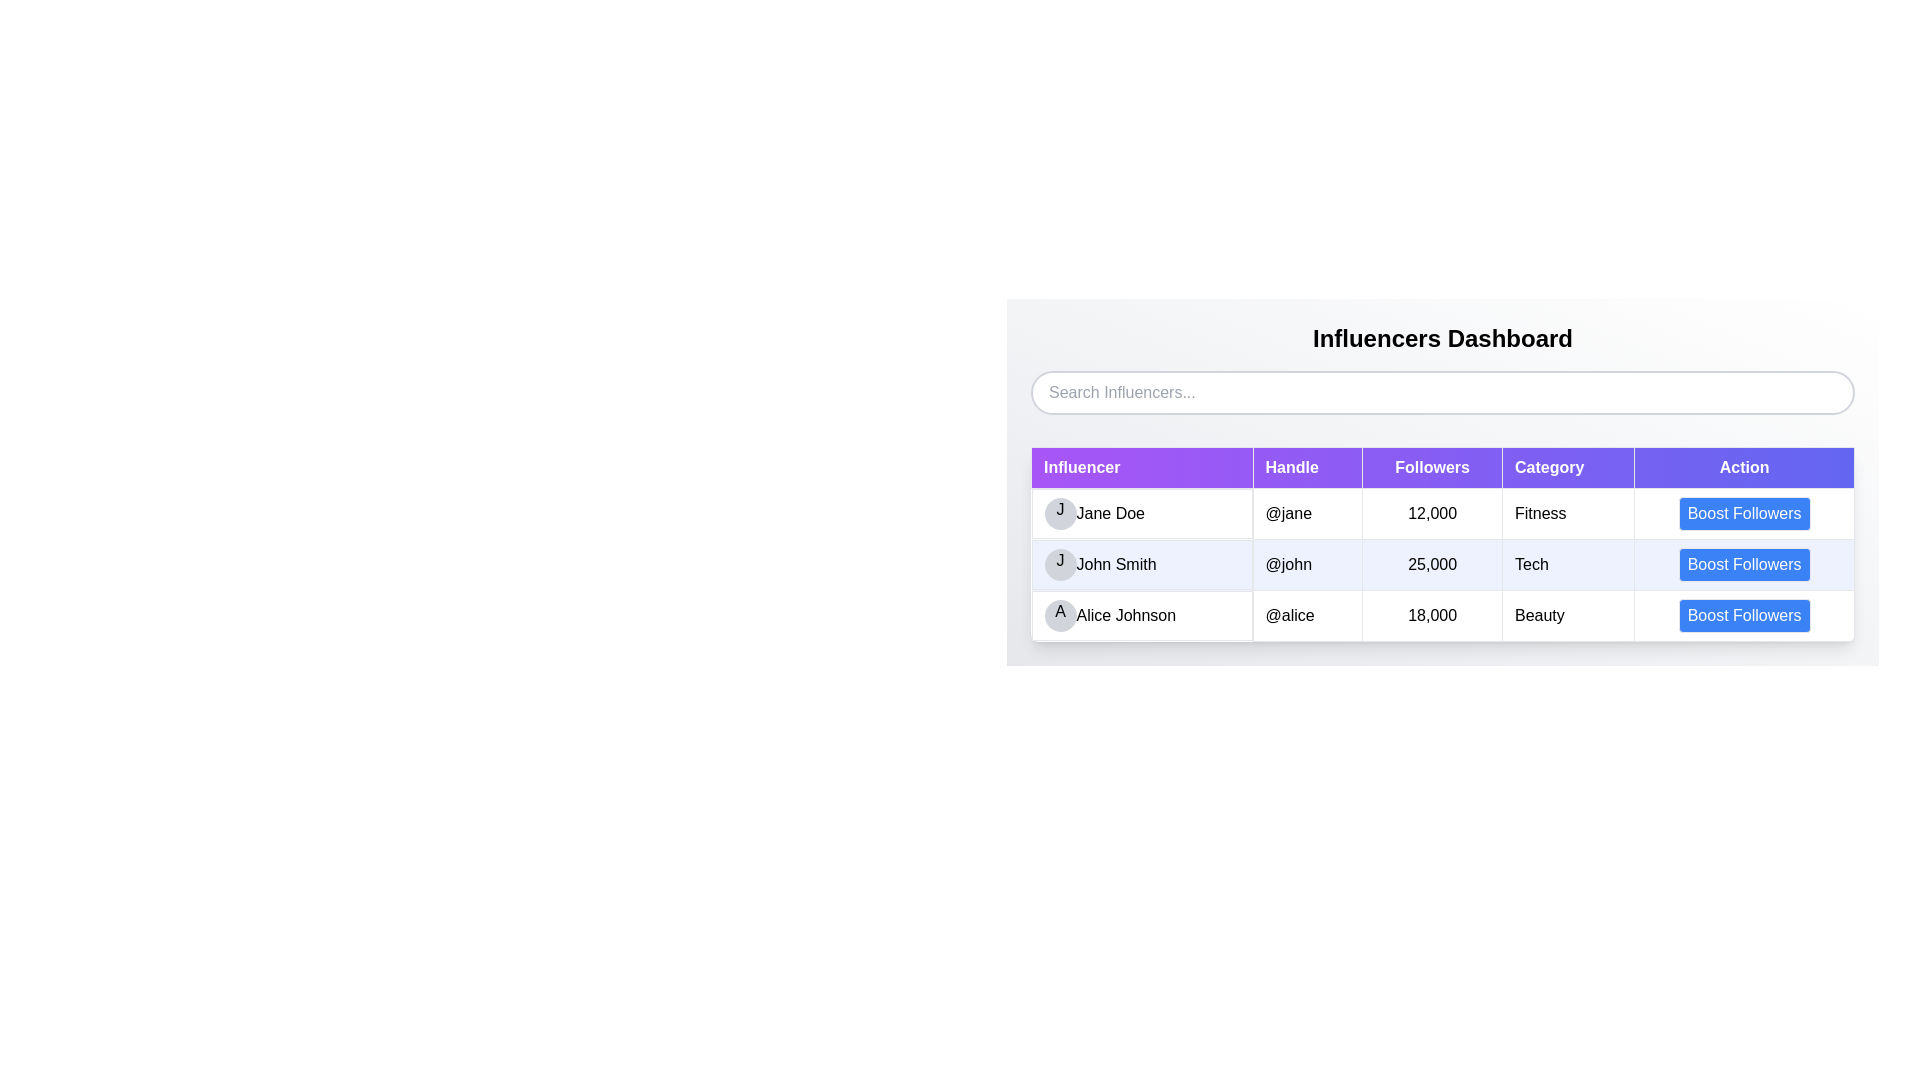 The image size is (1920, 1080). I want to click on the static follower count display for 'John Smith' with handle '@john' in the 'Followers' column of the table, so click(1431, 564).